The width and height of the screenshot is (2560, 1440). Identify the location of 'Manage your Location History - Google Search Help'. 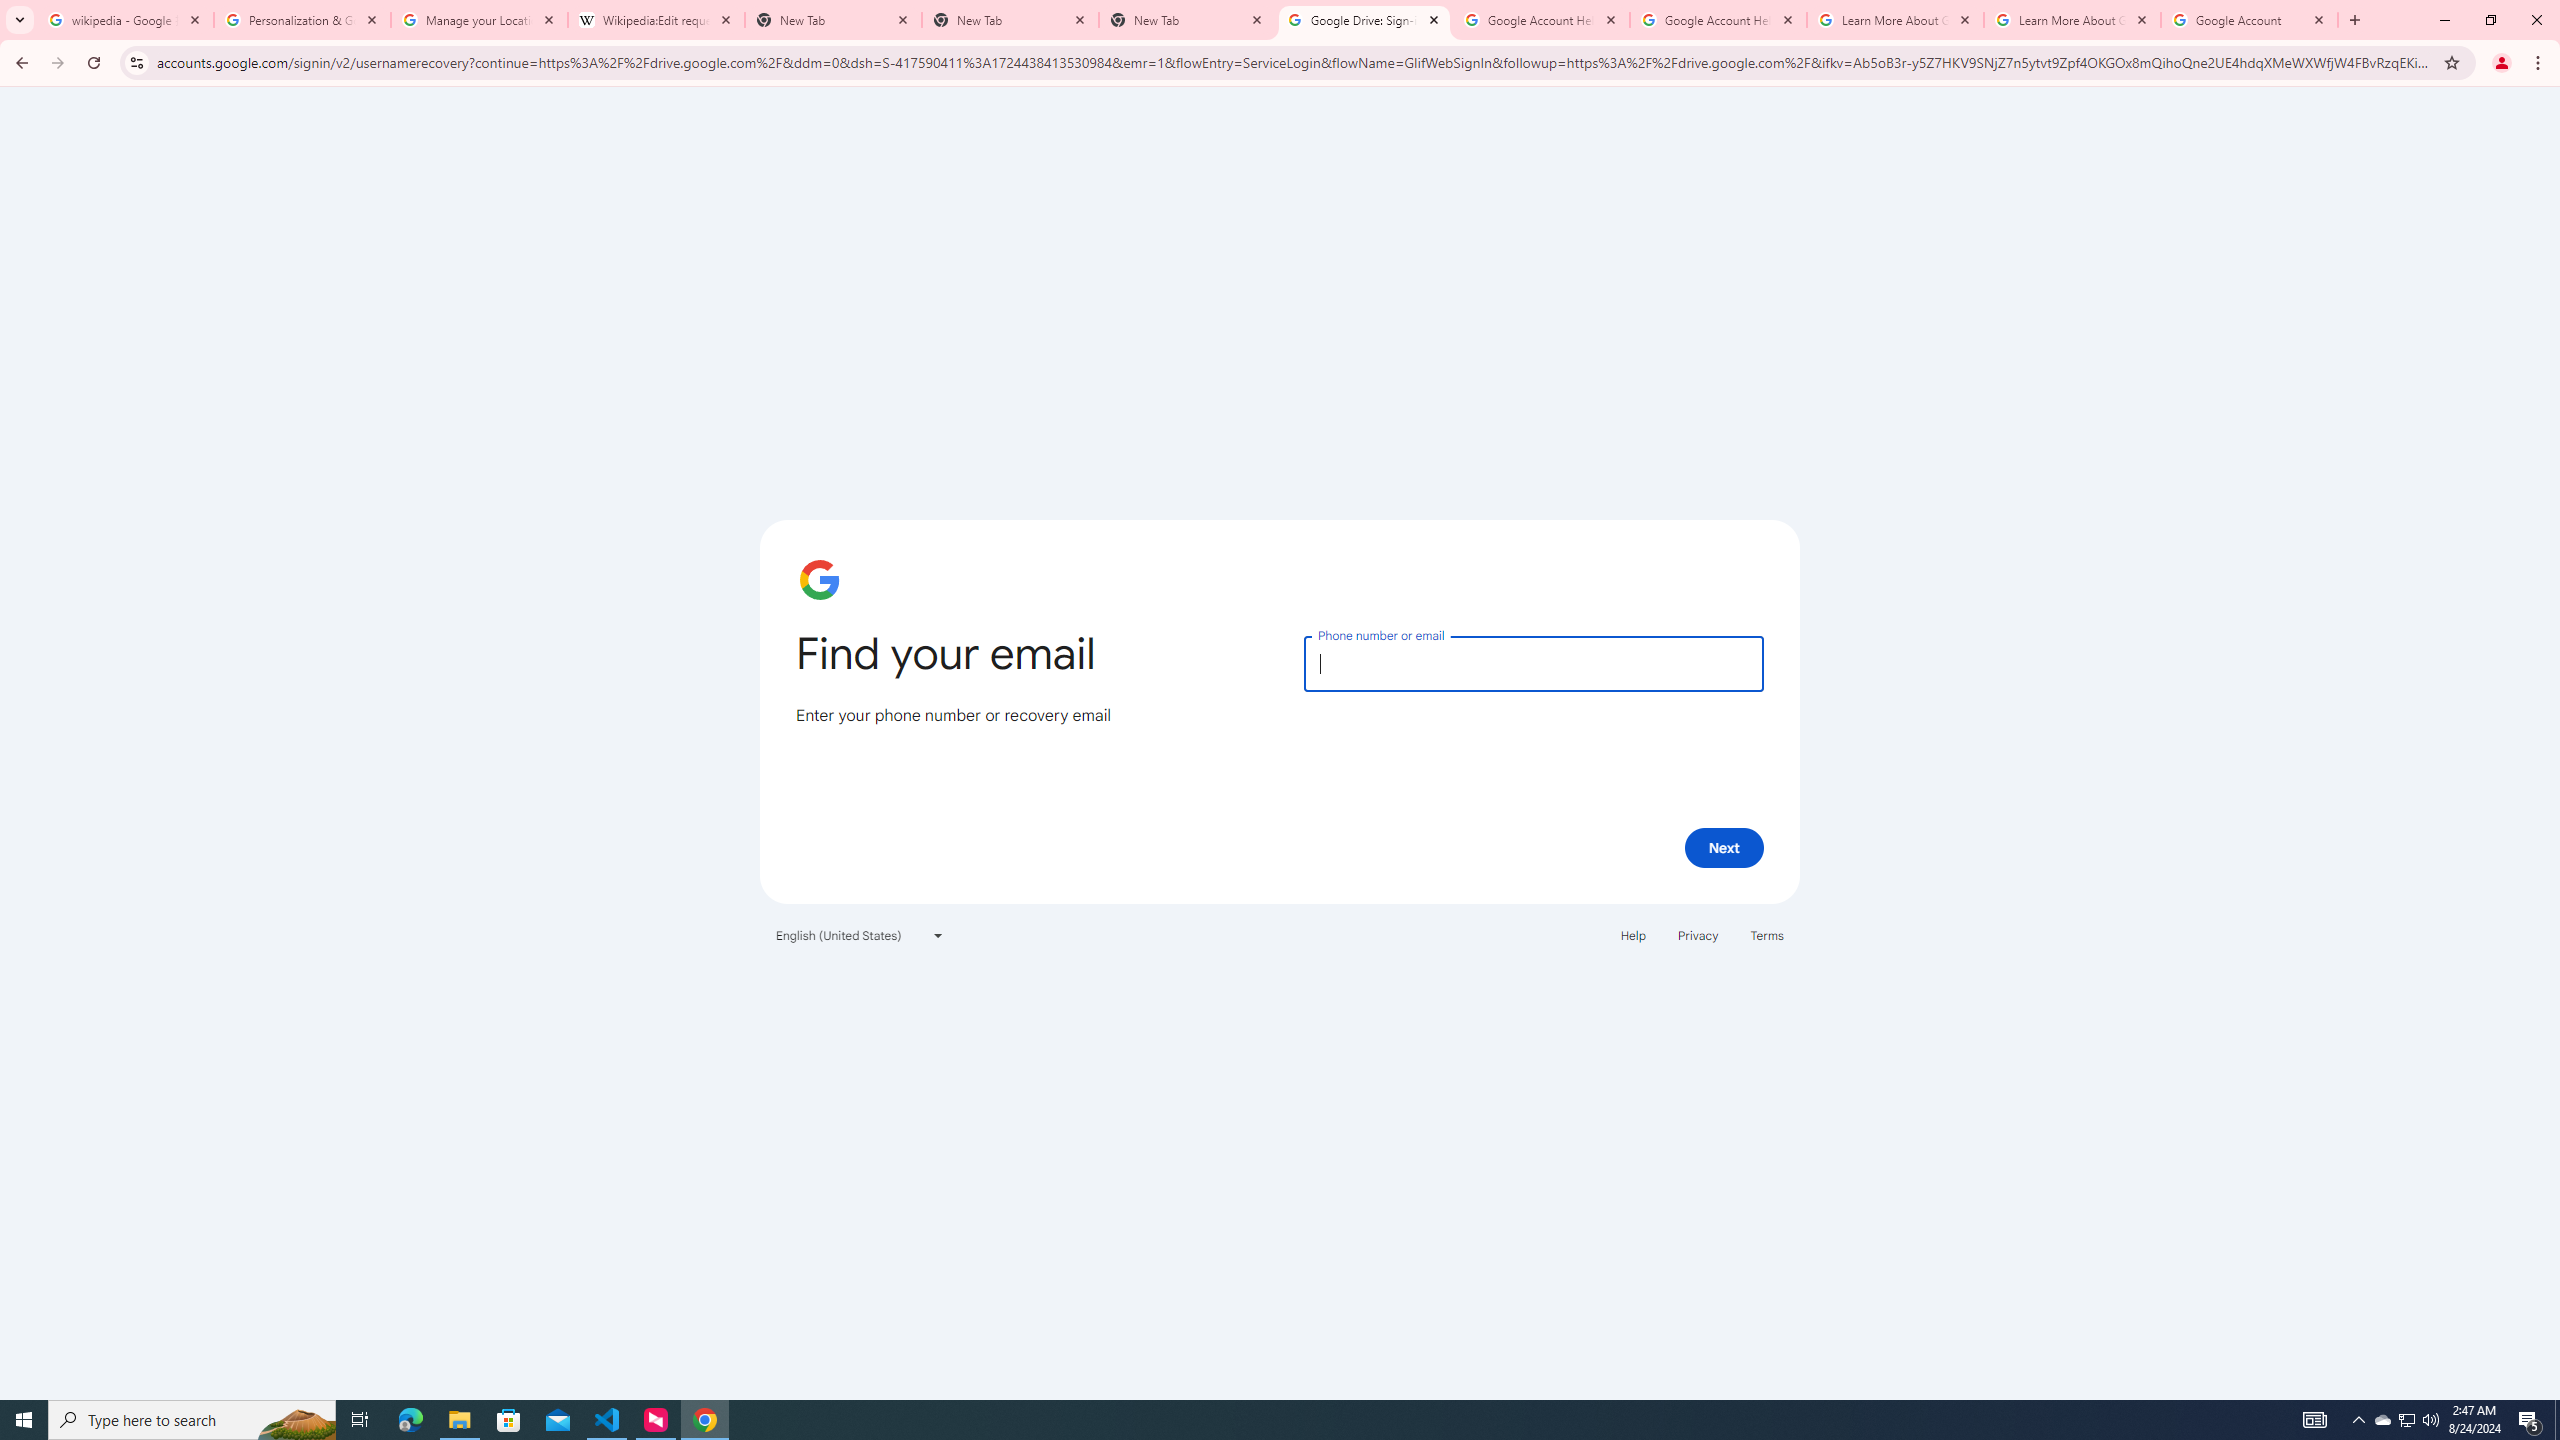
(477, 19).